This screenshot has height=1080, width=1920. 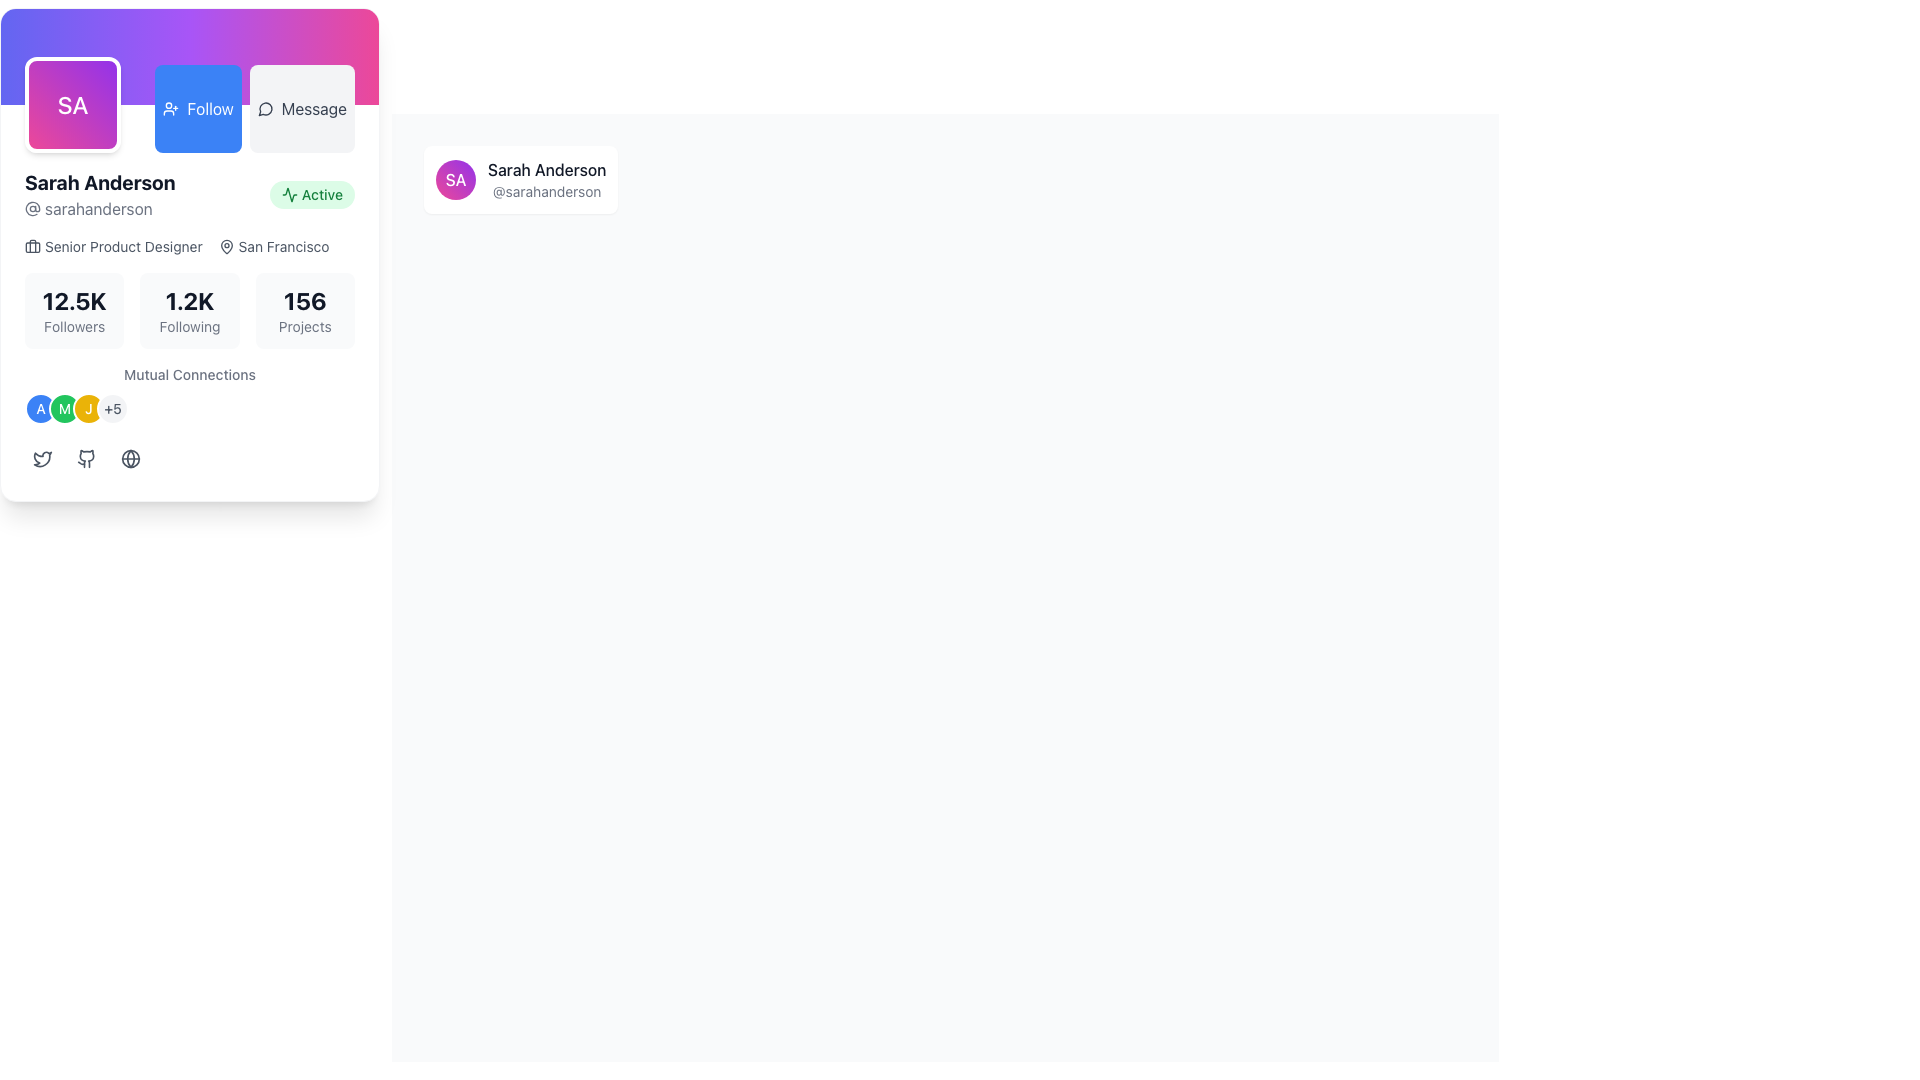 What do you see at coordinates (304, 326) in the screenshot?
I see `the static text label displaying 'Projects', which is located directly below the number '156' in a summary statistics section` at bounding box center [304, 326].